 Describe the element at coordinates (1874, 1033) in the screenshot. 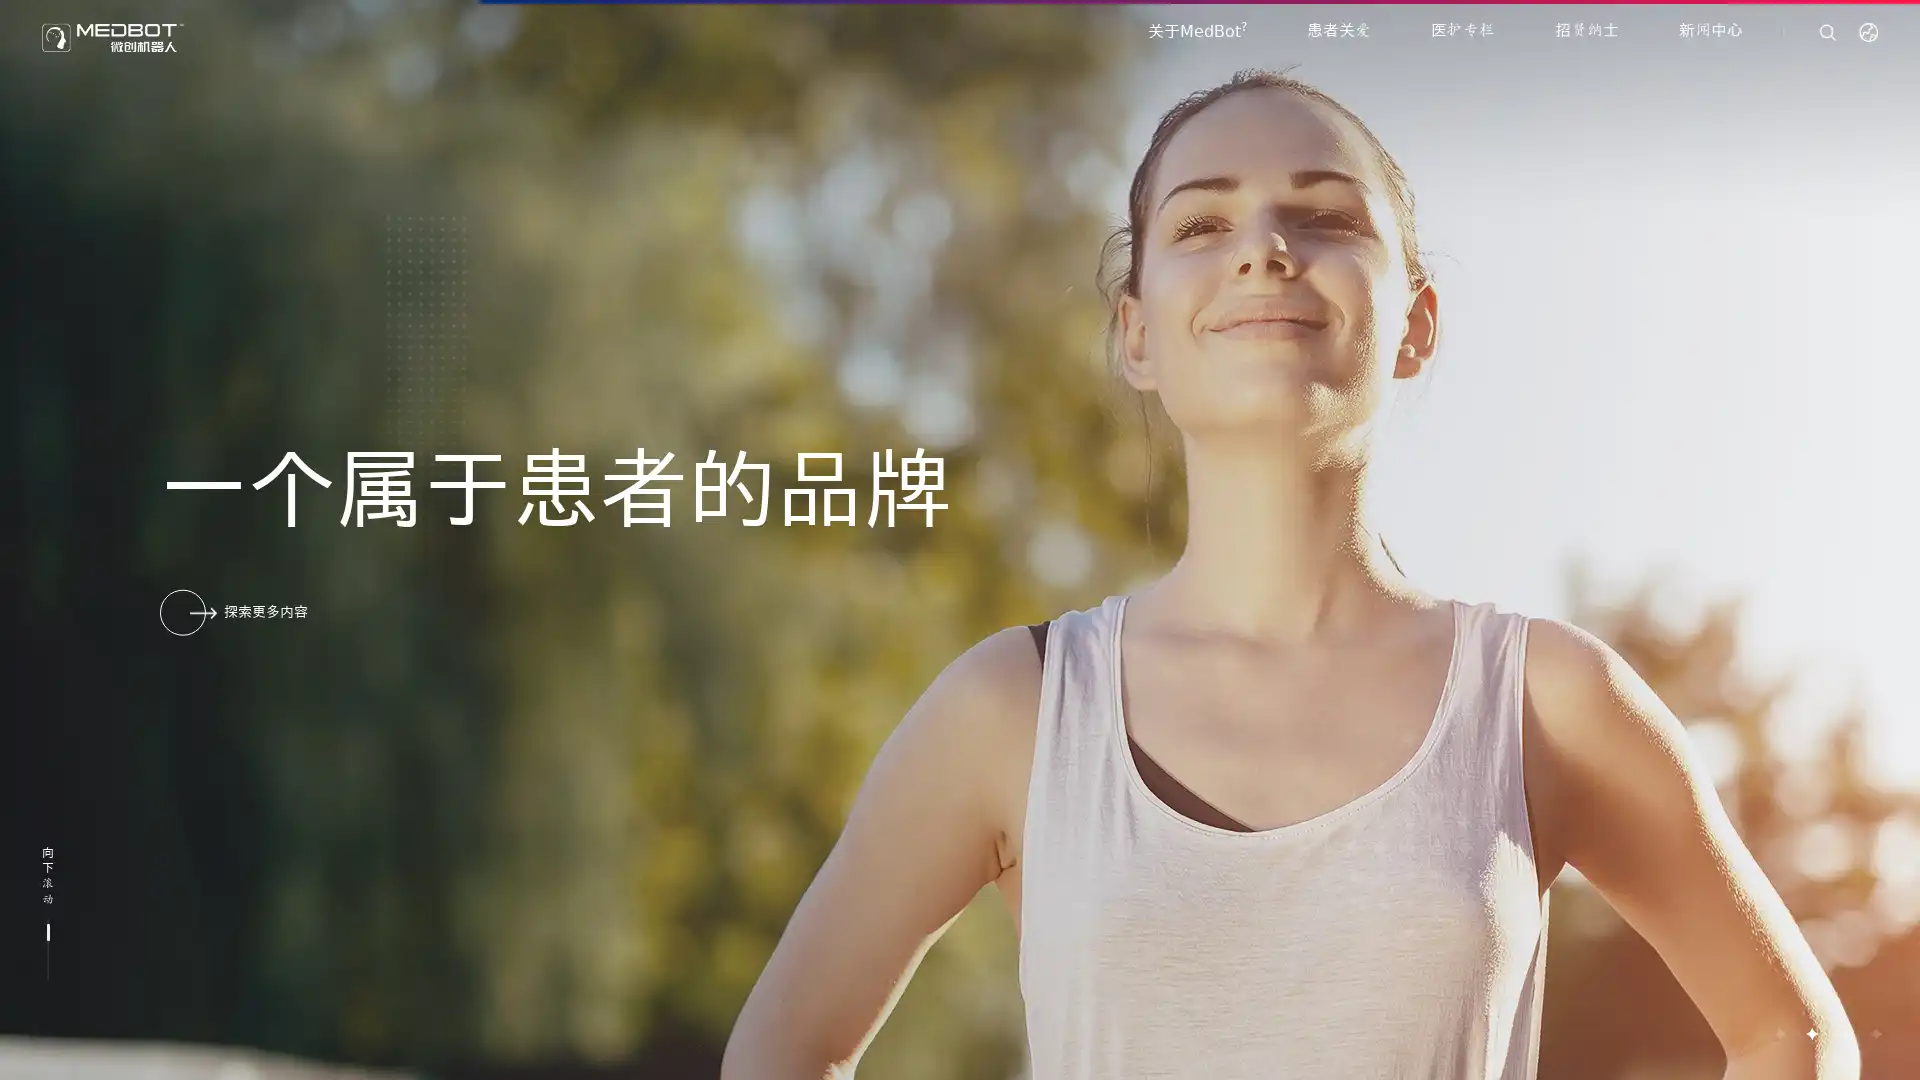

I see `Go to slide 4` at that location.